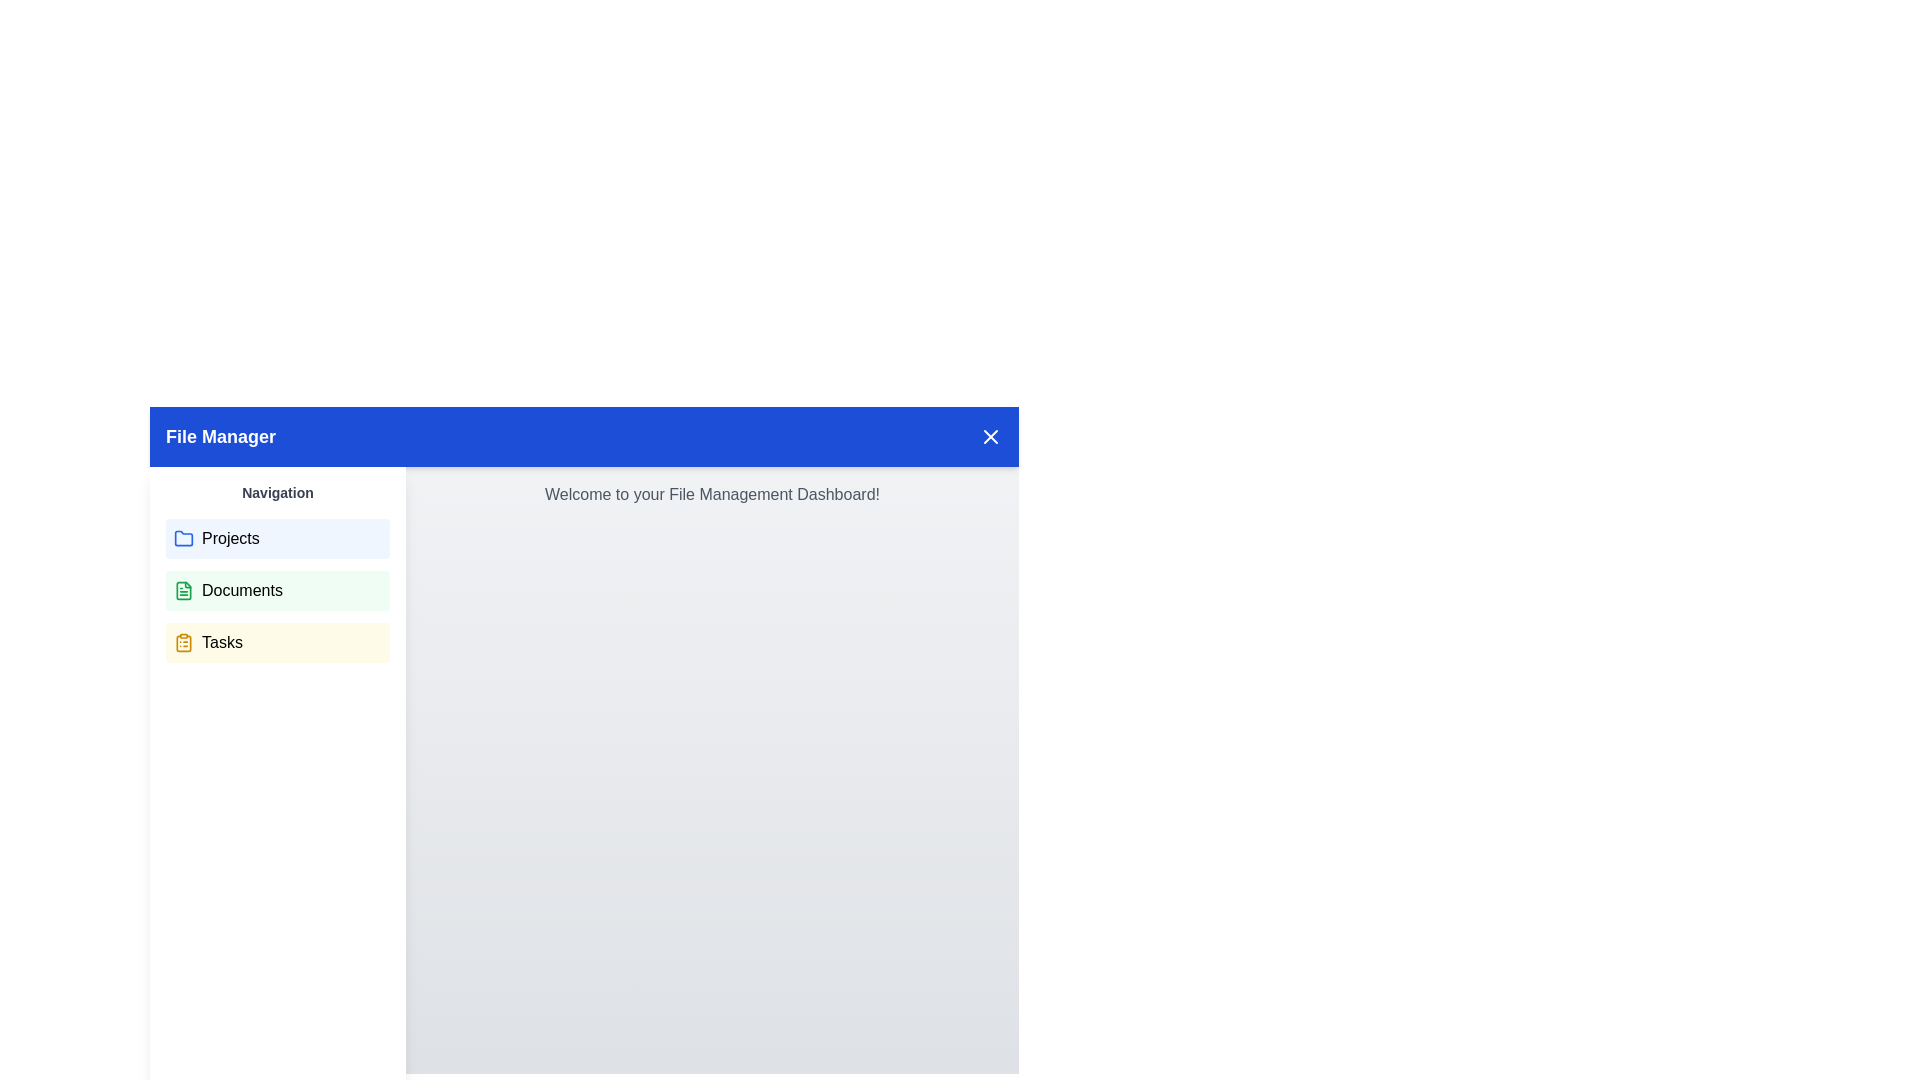 This screenshot has height=1080, width=1920. Describe the element at coordinates (712, 494) in the screenshot. I see `text from the prominently displayed gray text label that says 'Welcome to your File Management Dashboard!' located near the top of the main content area` at that location.